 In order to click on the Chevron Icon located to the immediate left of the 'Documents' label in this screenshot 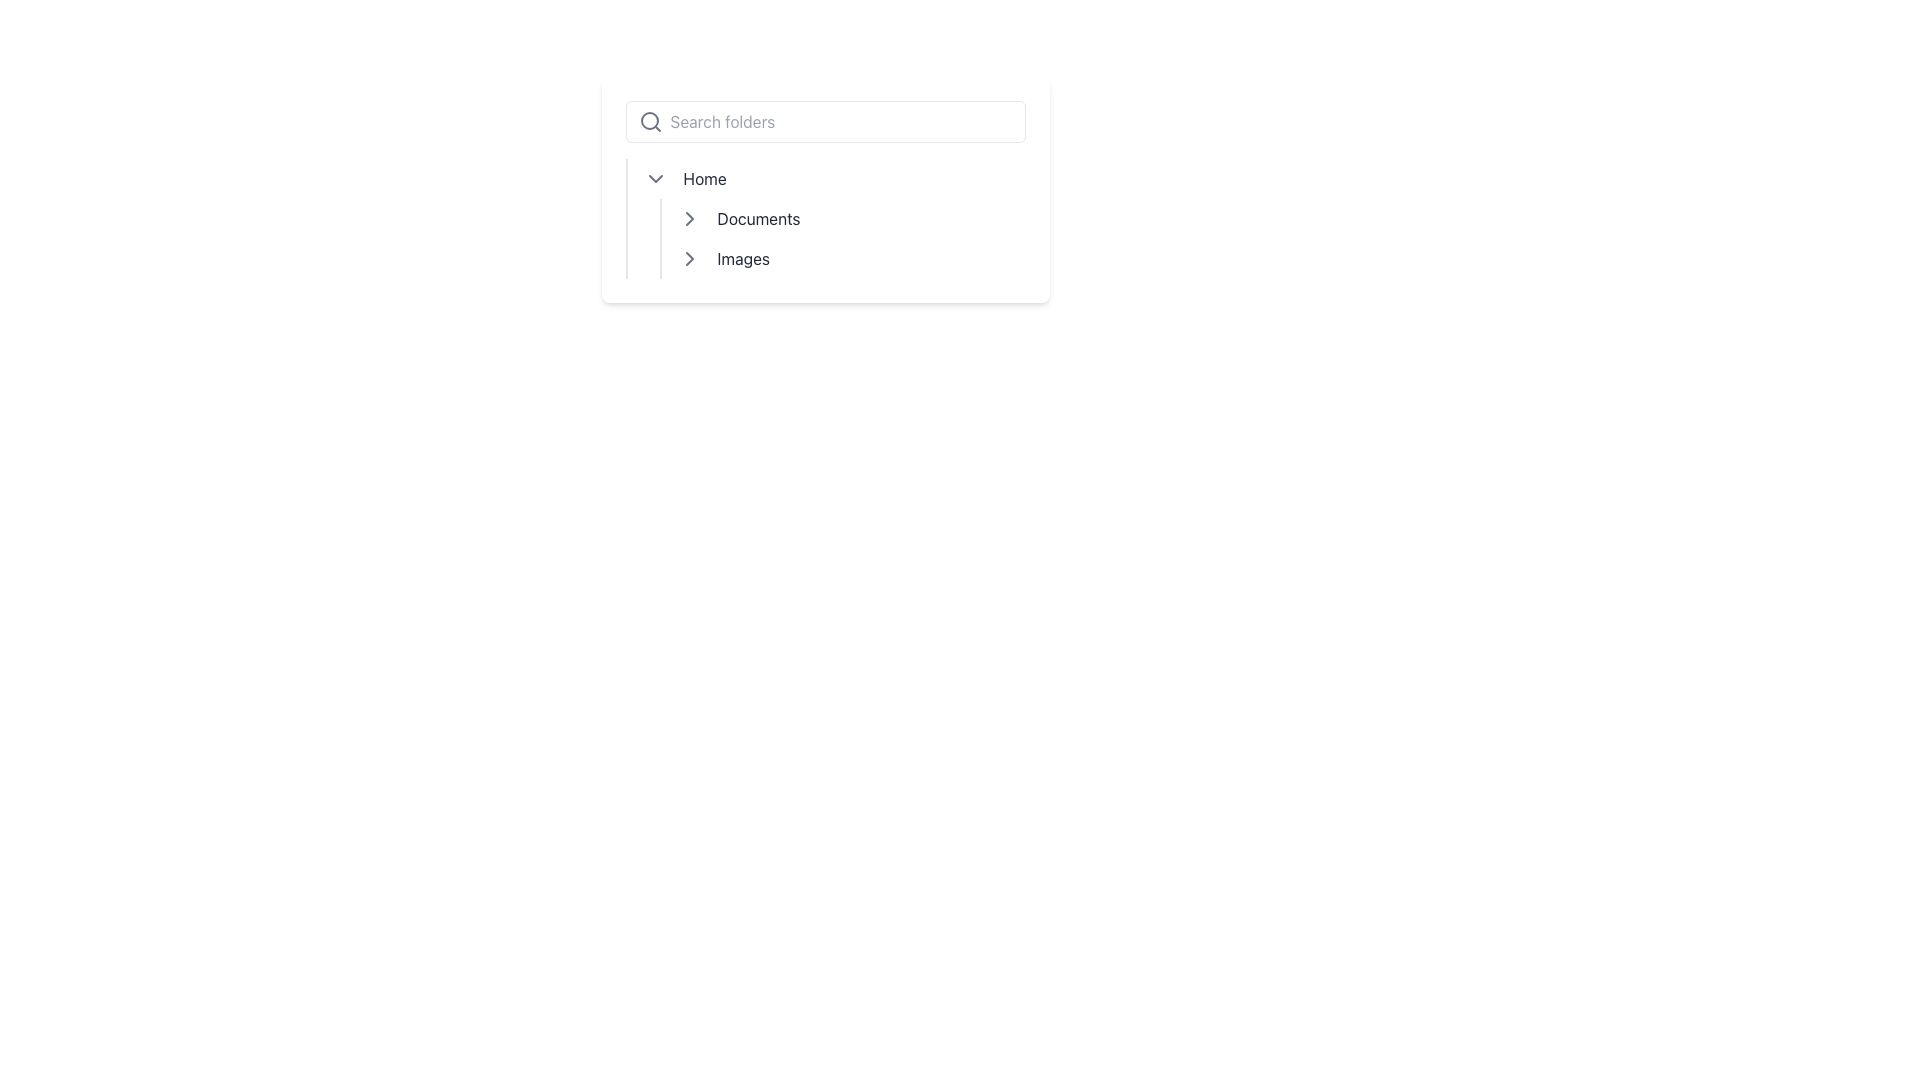, I will do `click(689, 219)`.